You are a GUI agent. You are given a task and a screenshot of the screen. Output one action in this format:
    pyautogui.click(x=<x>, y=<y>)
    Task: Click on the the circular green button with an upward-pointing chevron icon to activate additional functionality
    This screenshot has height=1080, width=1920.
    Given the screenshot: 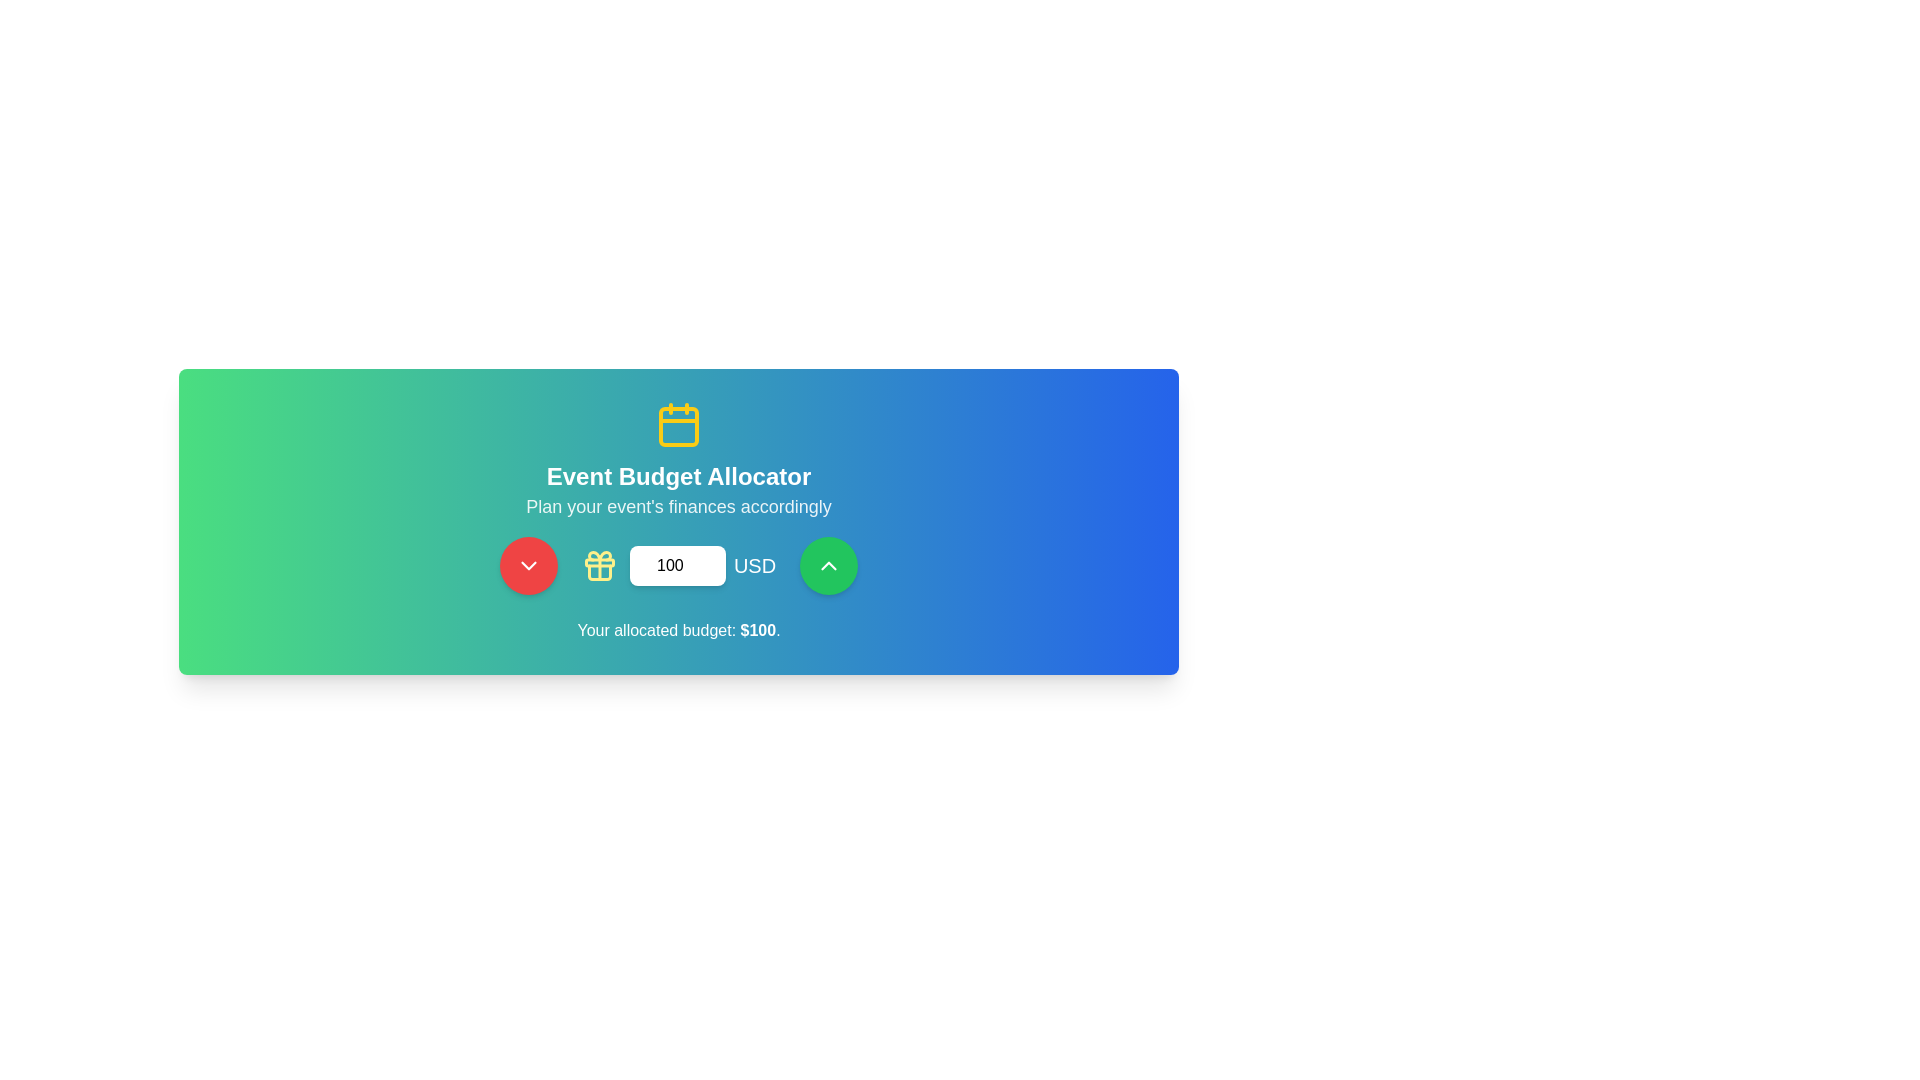 What is the action you would take?
    pyautogui.click(x=829, y=566)
    